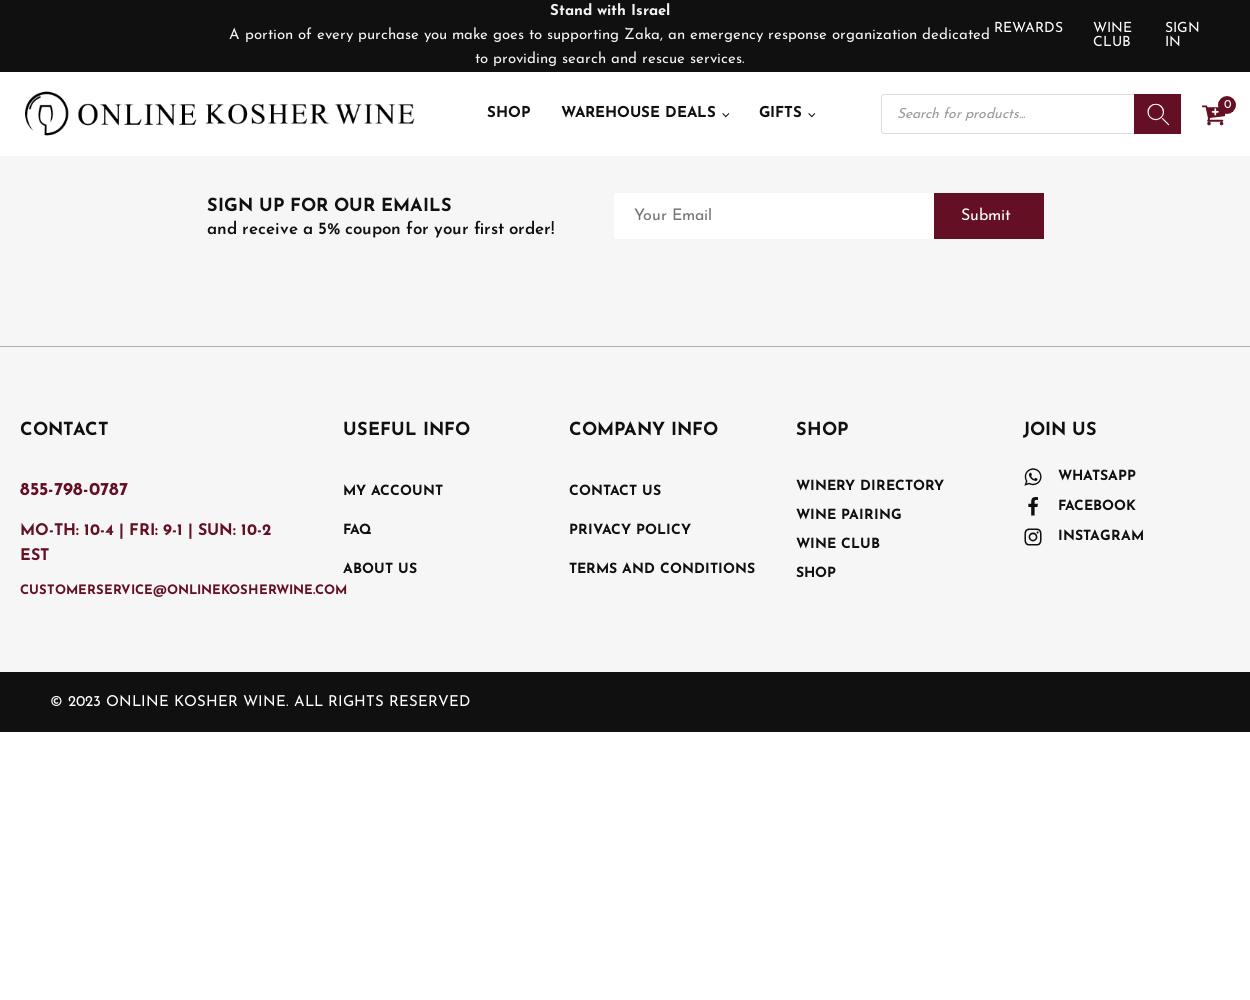  What do you see at coordinates (637, 112) in the screenshot?
I see `'Warehouse Deals'` at bounding box center [637, 112].